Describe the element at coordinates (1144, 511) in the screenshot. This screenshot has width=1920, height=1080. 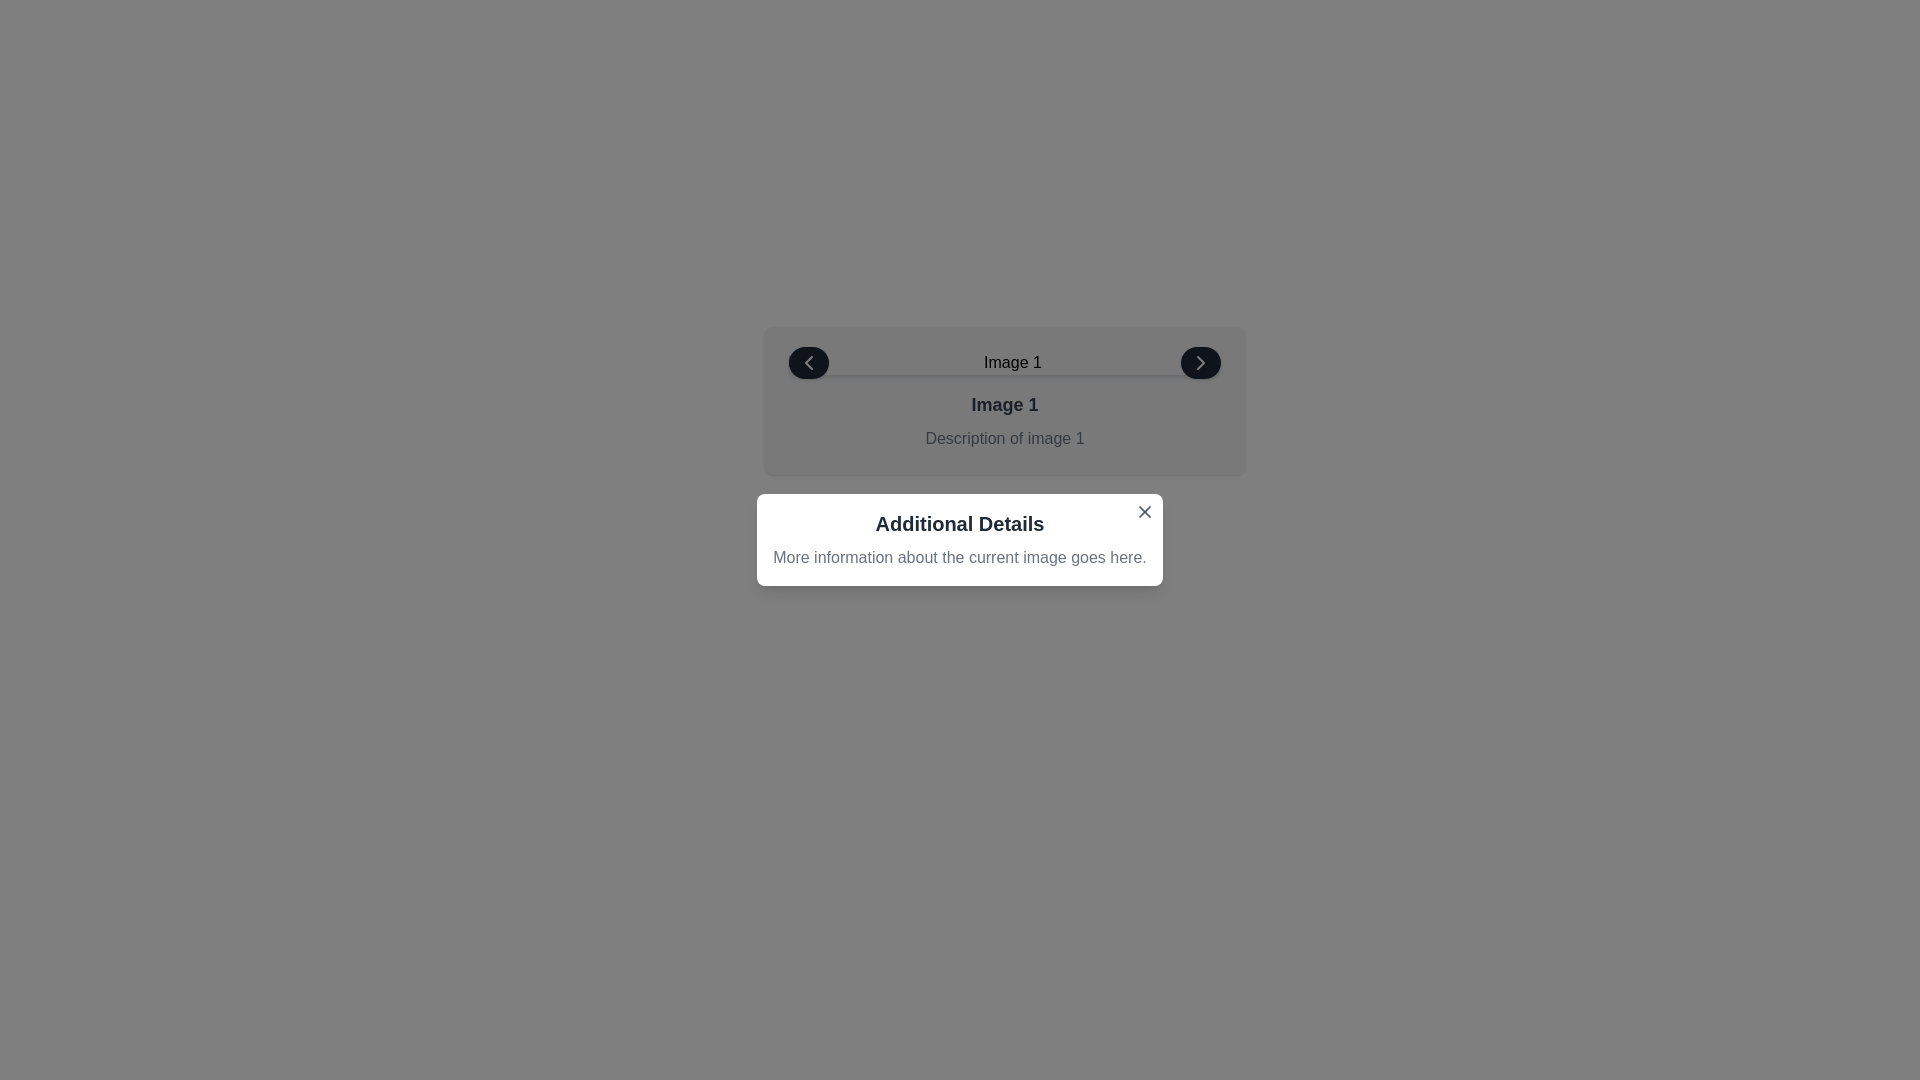
I see `the close button located in the top-right corner of the 'Additional Details' modal to change its appearance` at that location.